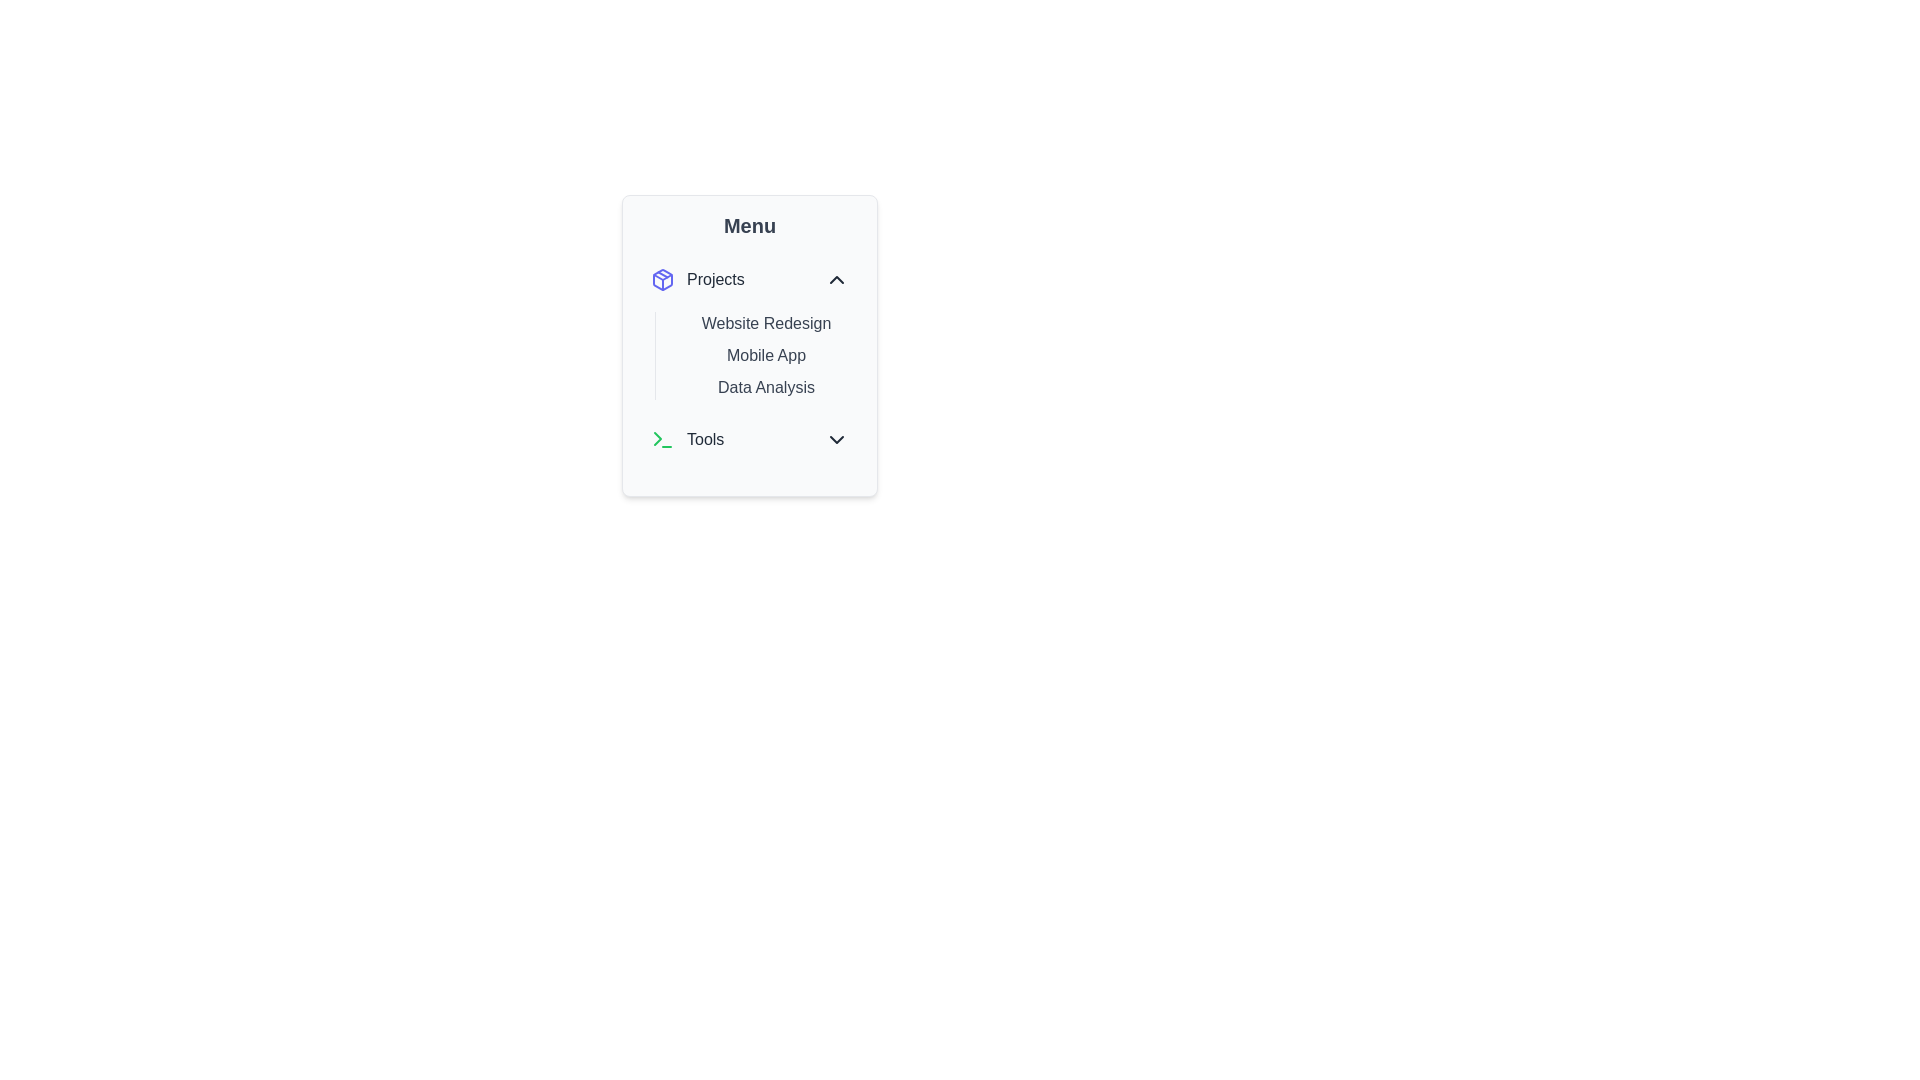 The height and width of the screenshot is (1080, 1920). Describe the element at coordinates (697, 280) in the screenshot. I see `the 'Projects' menu item, which is the first item under the 'Menu' header in the top section of the menu` at that location.